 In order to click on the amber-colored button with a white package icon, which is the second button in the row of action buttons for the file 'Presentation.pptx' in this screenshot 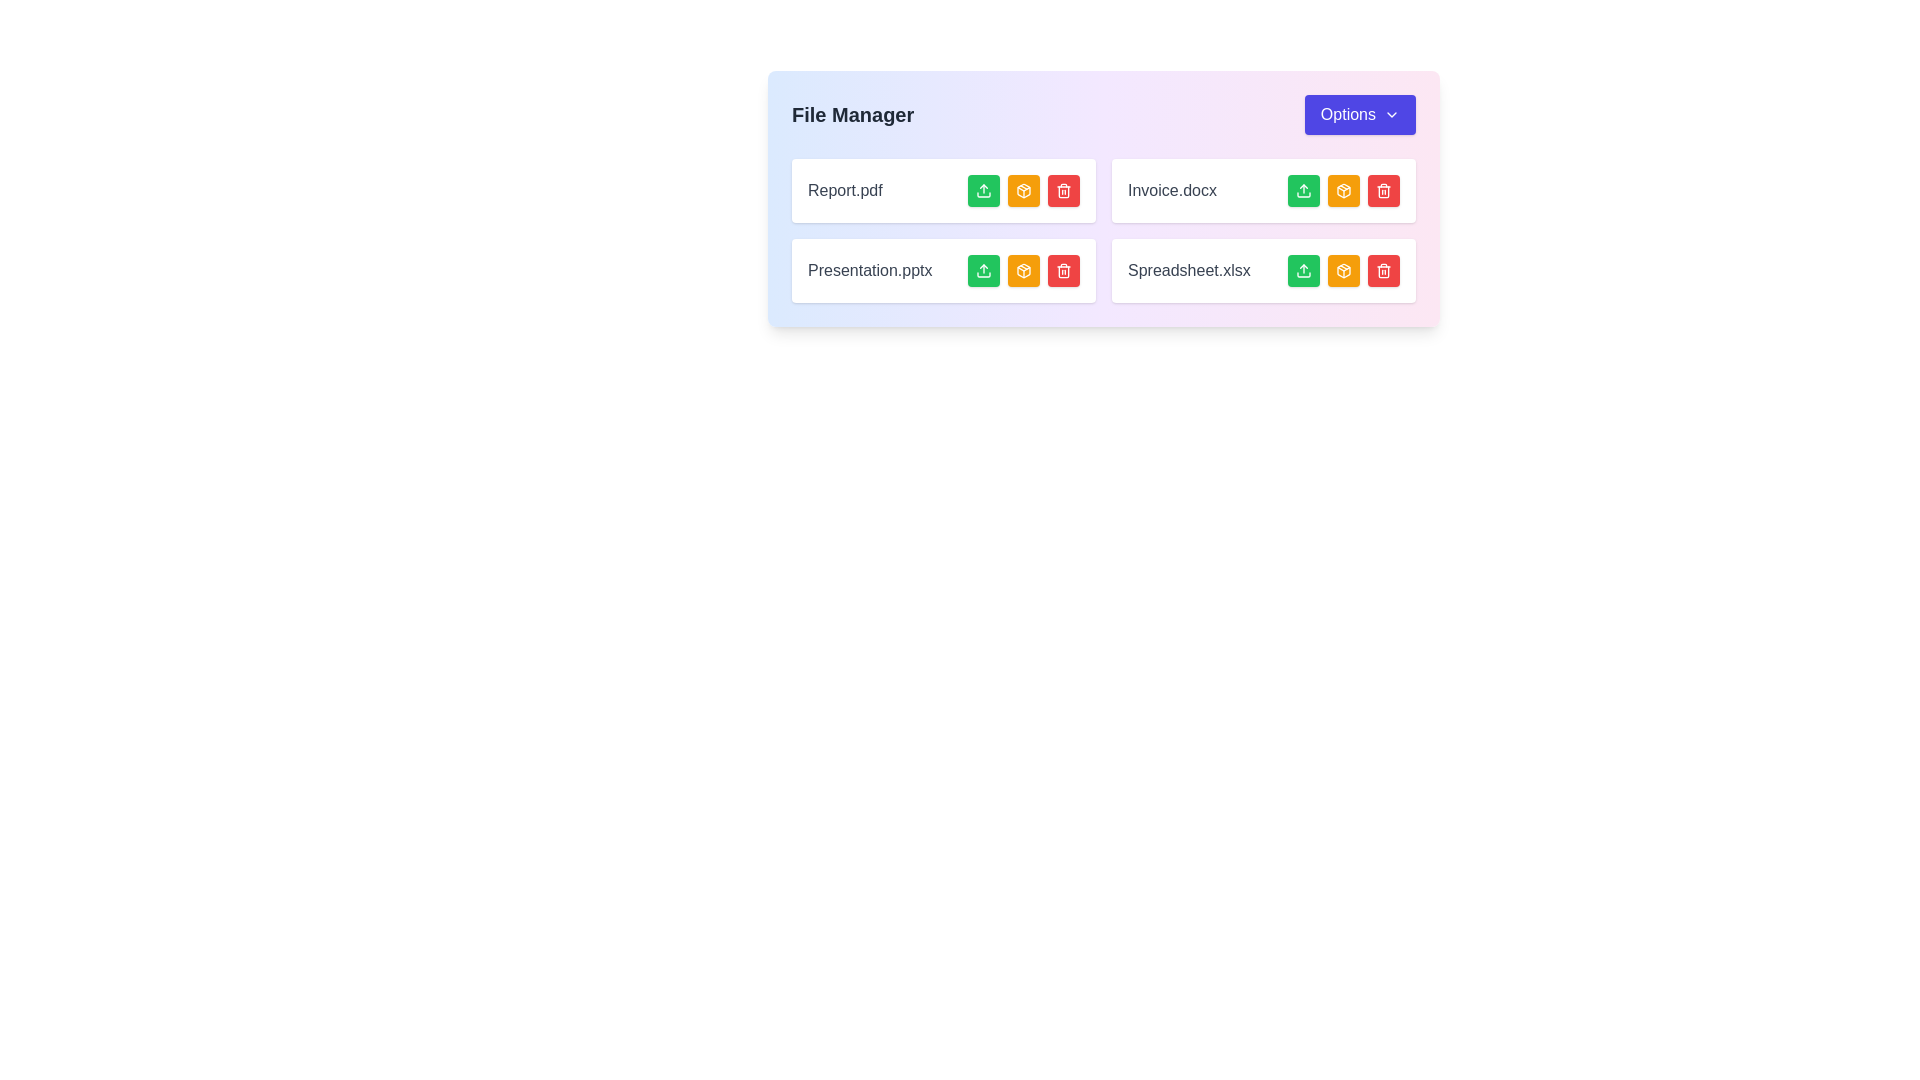, I will do `click(1023, 270)`.